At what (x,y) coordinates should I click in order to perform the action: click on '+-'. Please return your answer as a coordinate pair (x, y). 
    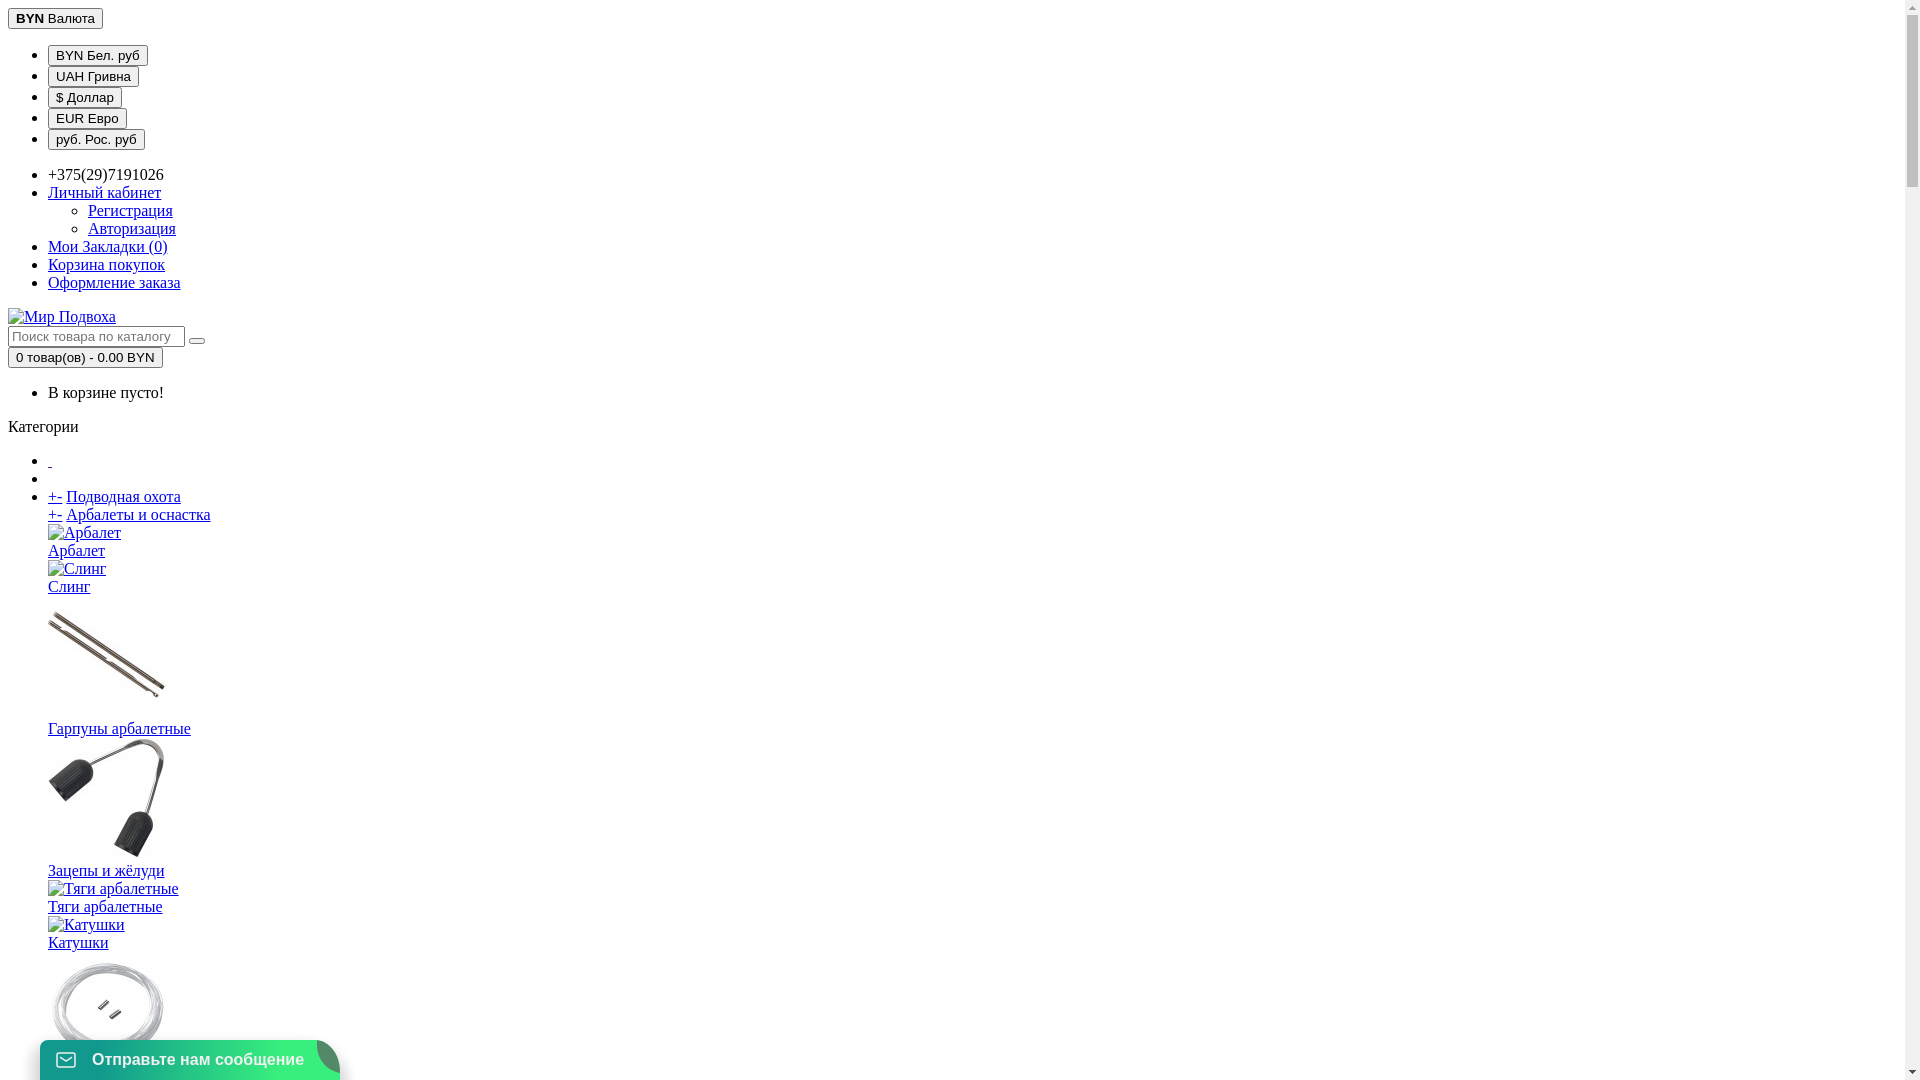
    Looking at the image, I should click on (54, 495).